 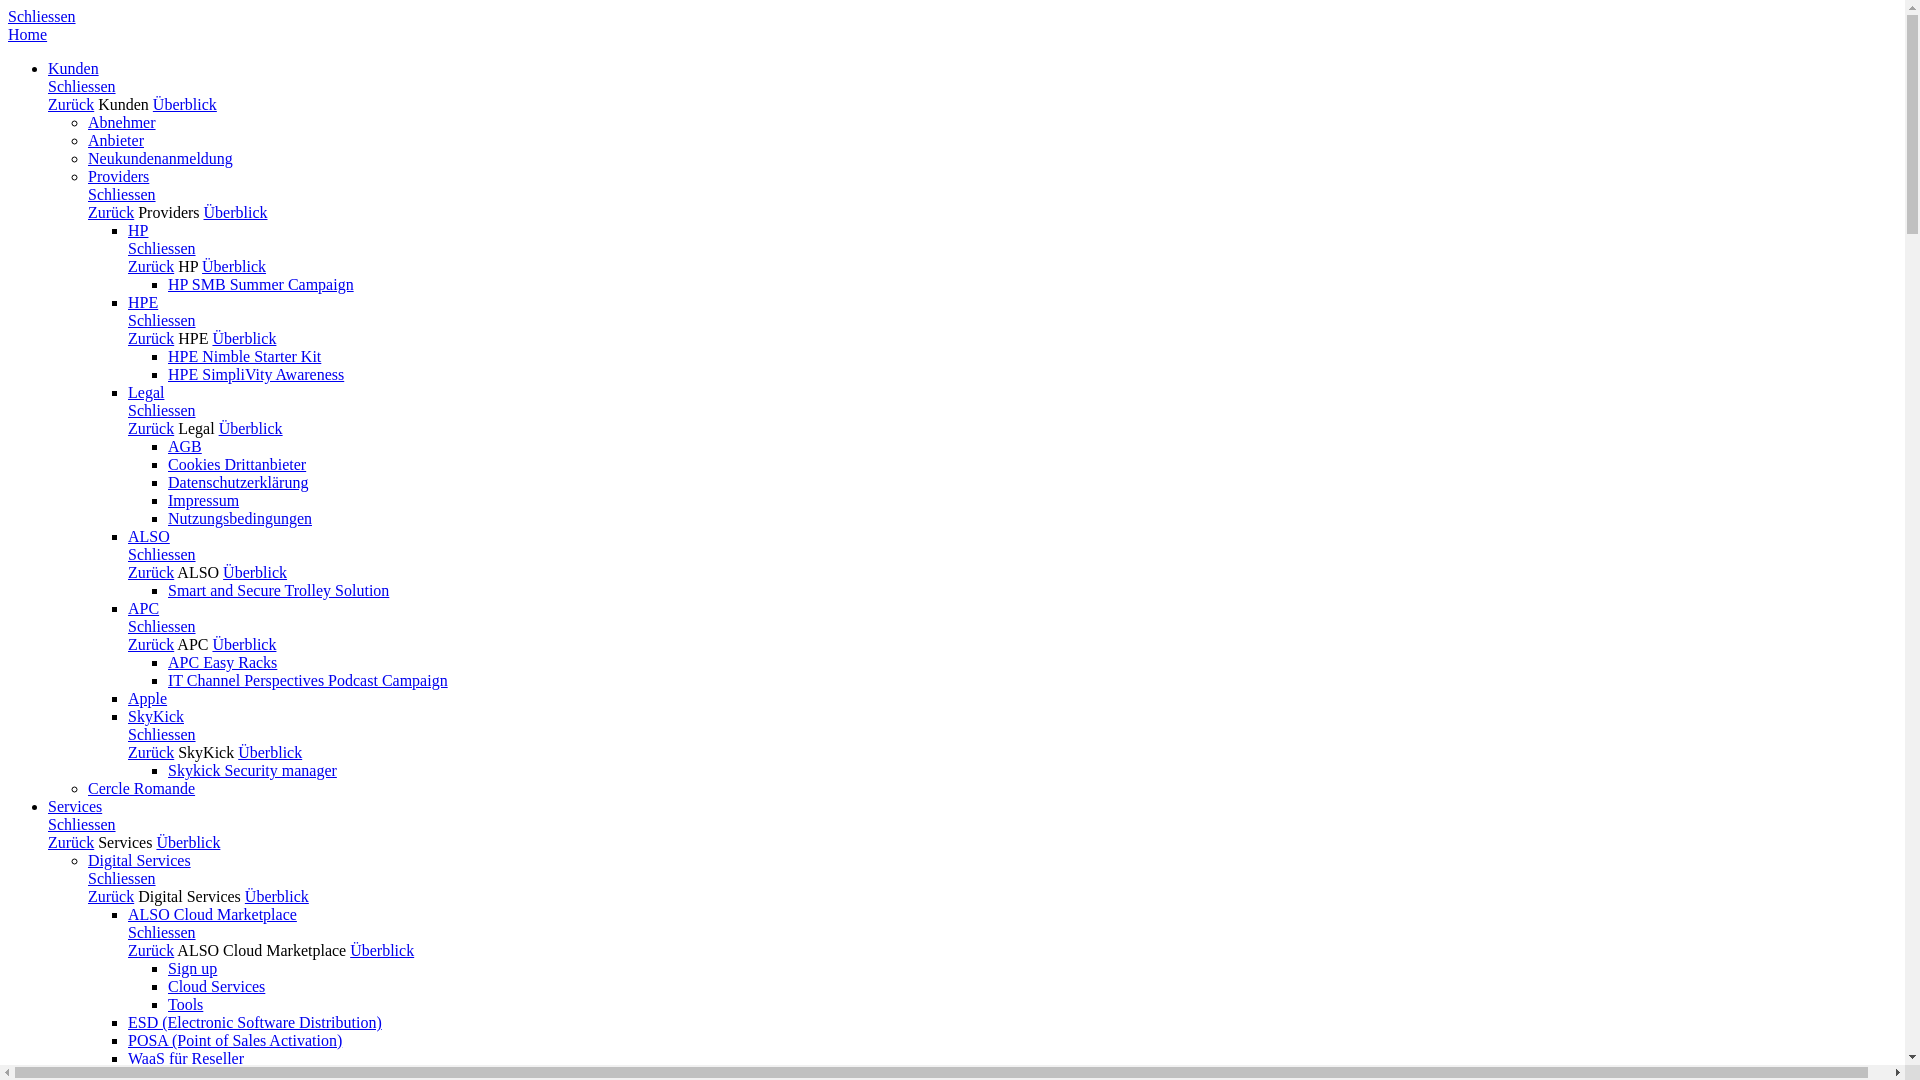 What do you see at coordinates (259, 284) in the screenshot?
I see `'HP SMB Summer Campaign'` at bounding box center [259, 284].